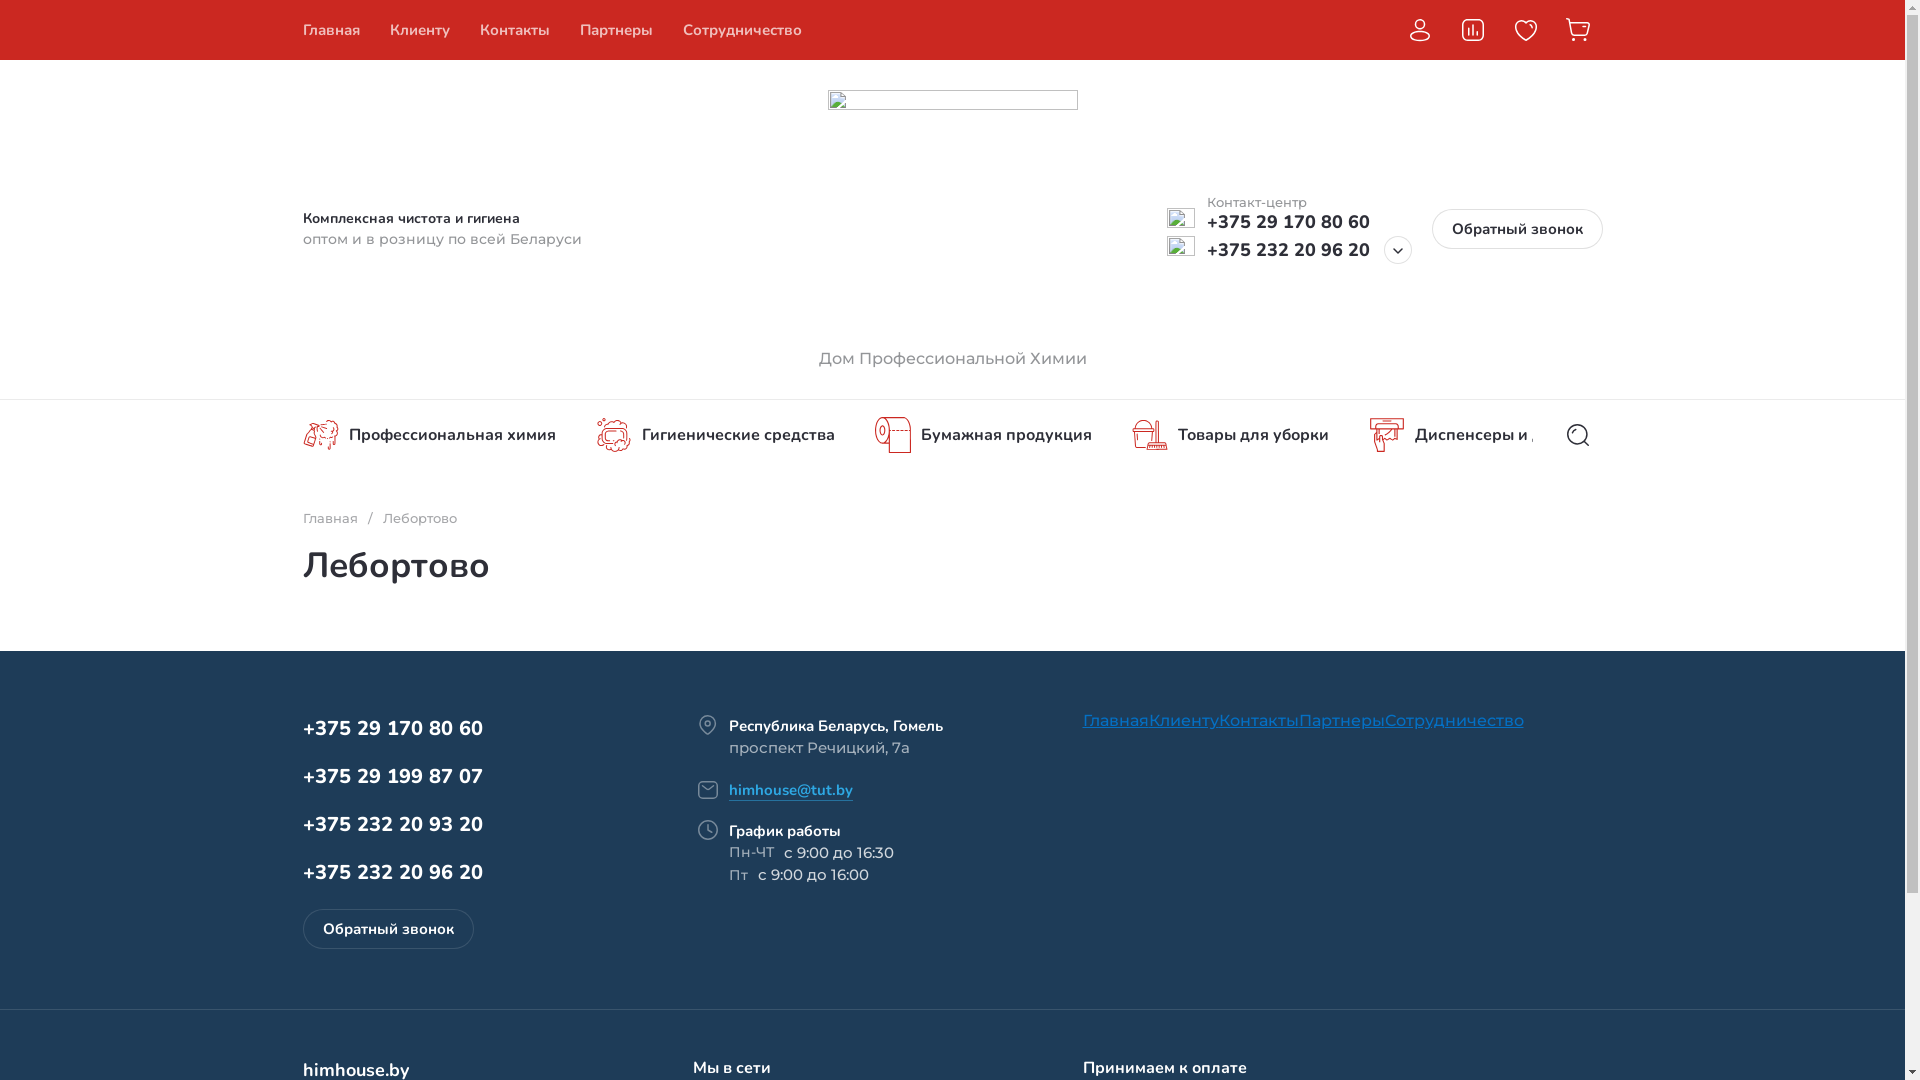 The image size is (1920, 1080). What do you see at coordinates (789, 789) in the screenshot?
I see `'himhouse@tut.by'` at bounding box center [789, 789].